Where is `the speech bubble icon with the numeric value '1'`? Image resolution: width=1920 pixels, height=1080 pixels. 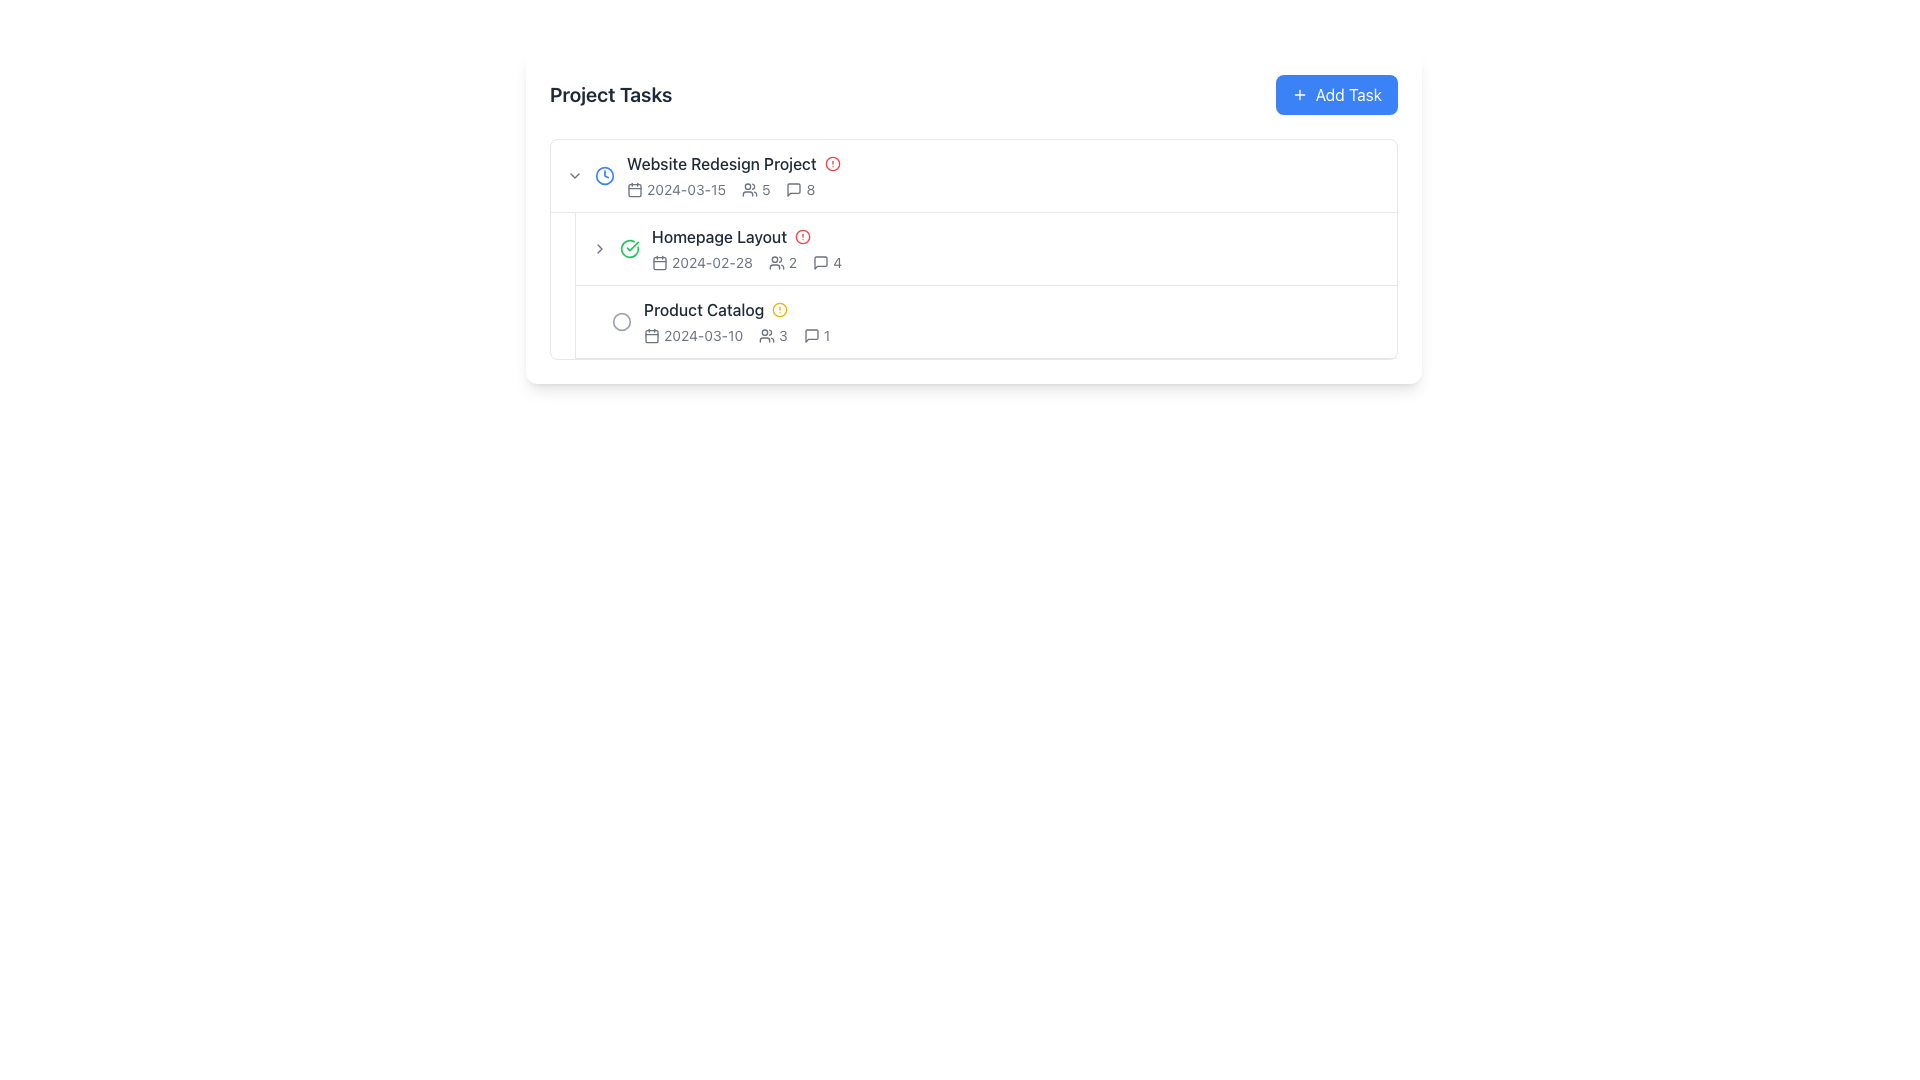 the speech bubble icon with the numeric value '1' is located at coordinates (816, 334).